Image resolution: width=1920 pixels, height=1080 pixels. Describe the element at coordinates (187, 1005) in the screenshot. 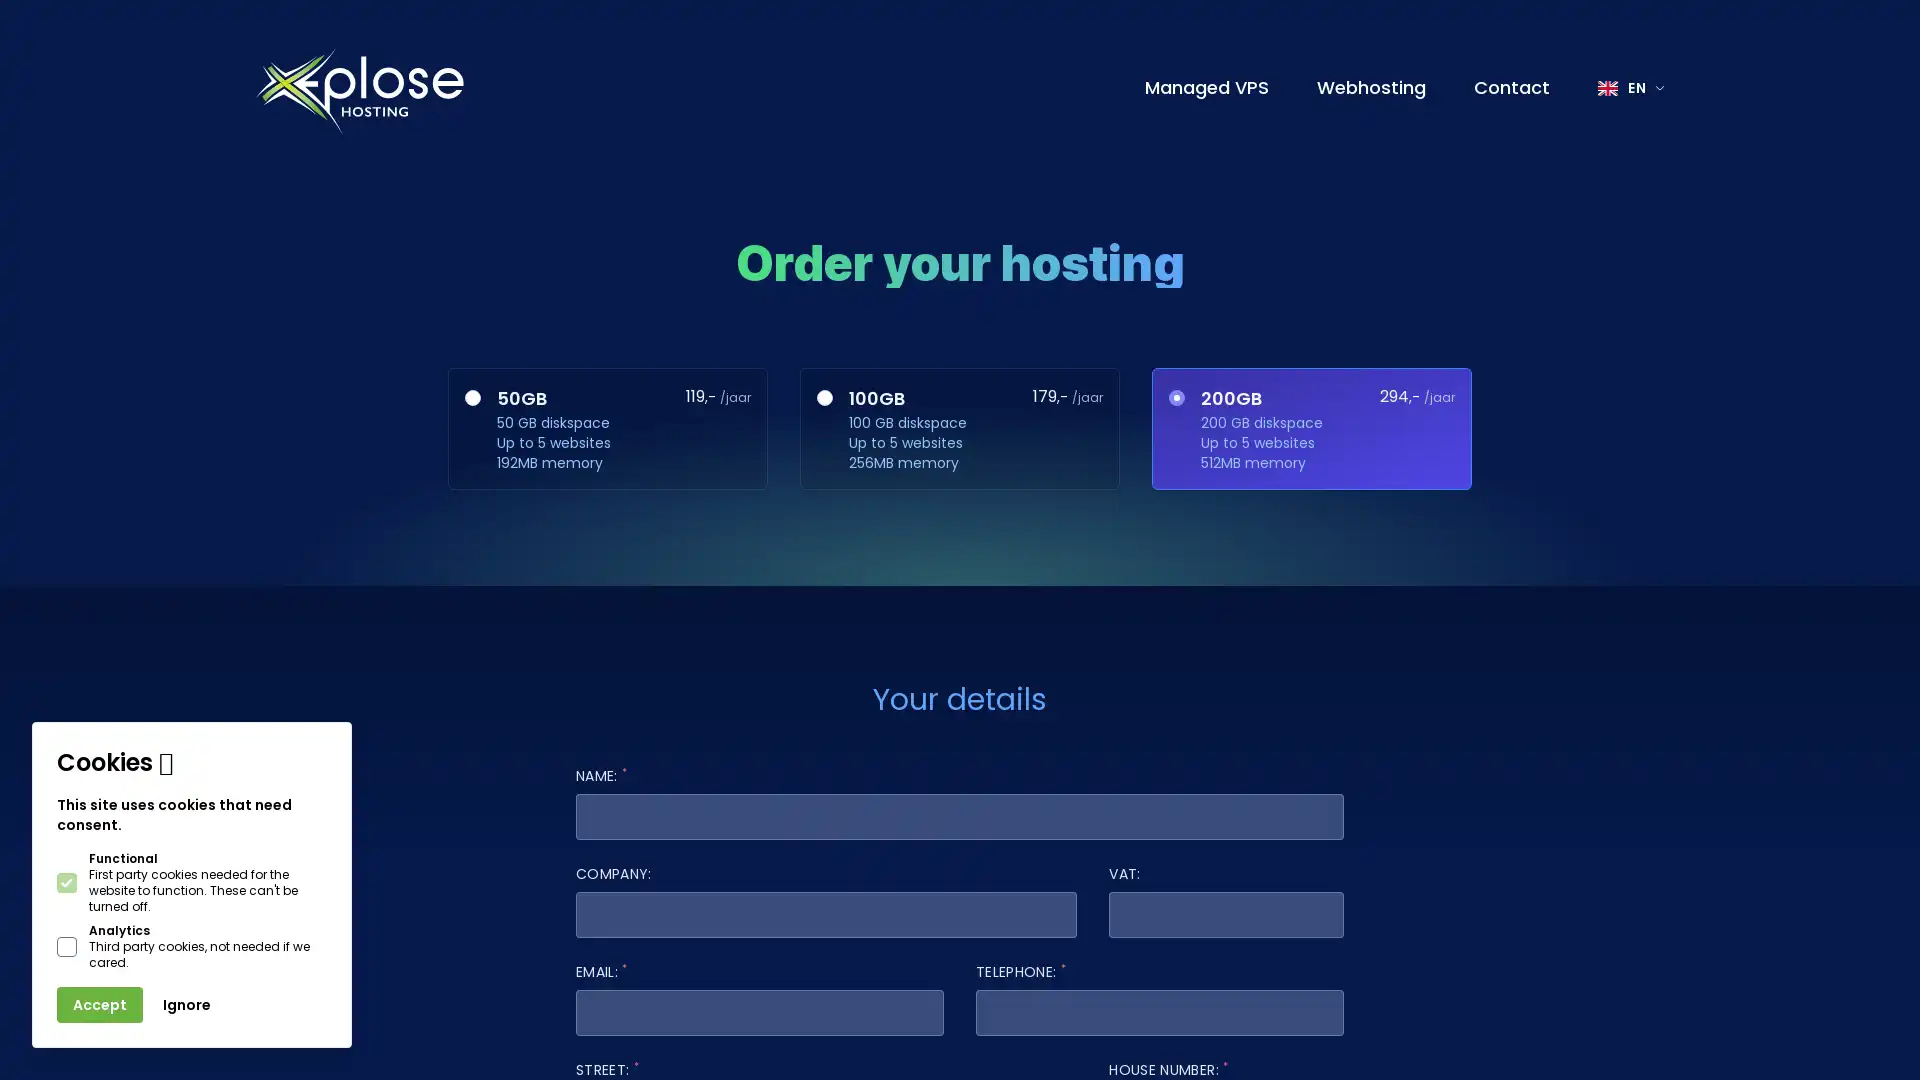

I see `Ignore` at that location.